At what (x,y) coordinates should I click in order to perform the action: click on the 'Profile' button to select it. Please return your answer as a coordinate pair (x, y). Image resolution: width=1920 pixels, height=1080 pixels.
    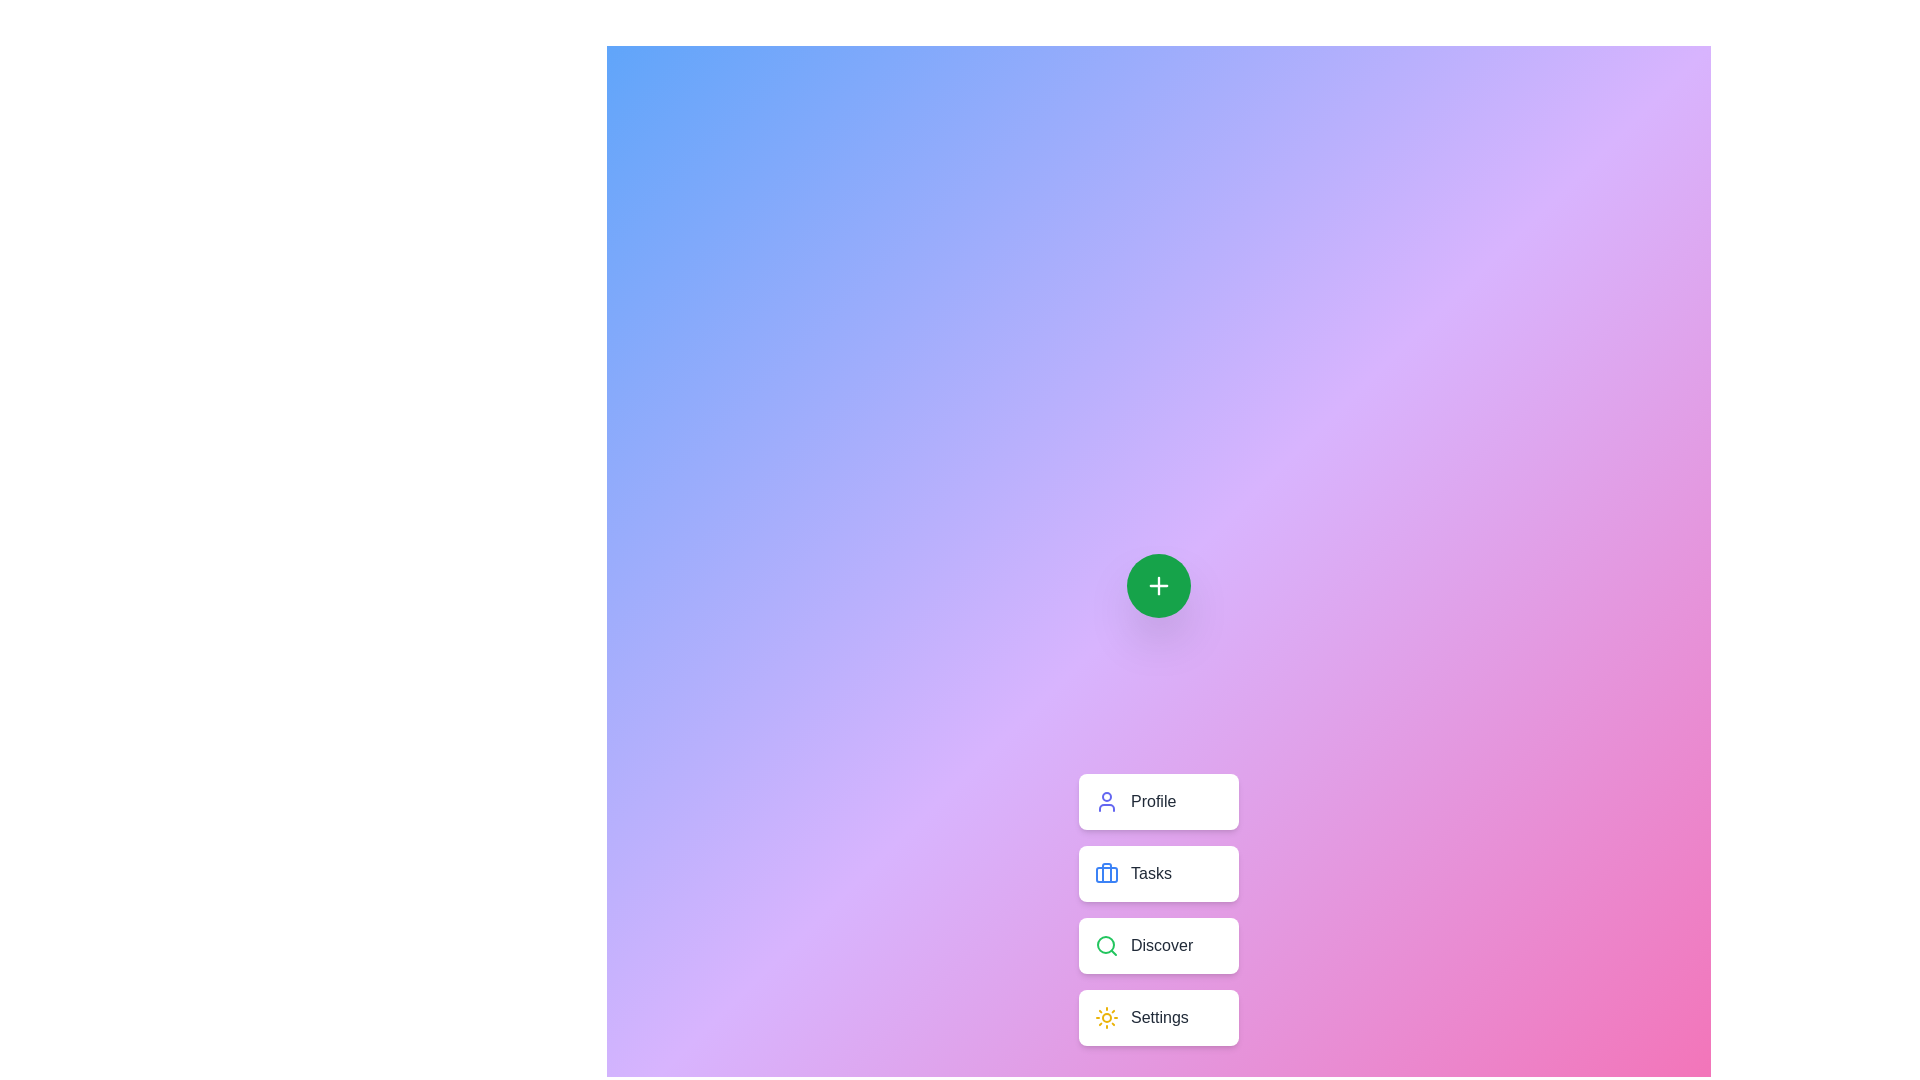
    Looking at the image, I should click on (1158, 801).